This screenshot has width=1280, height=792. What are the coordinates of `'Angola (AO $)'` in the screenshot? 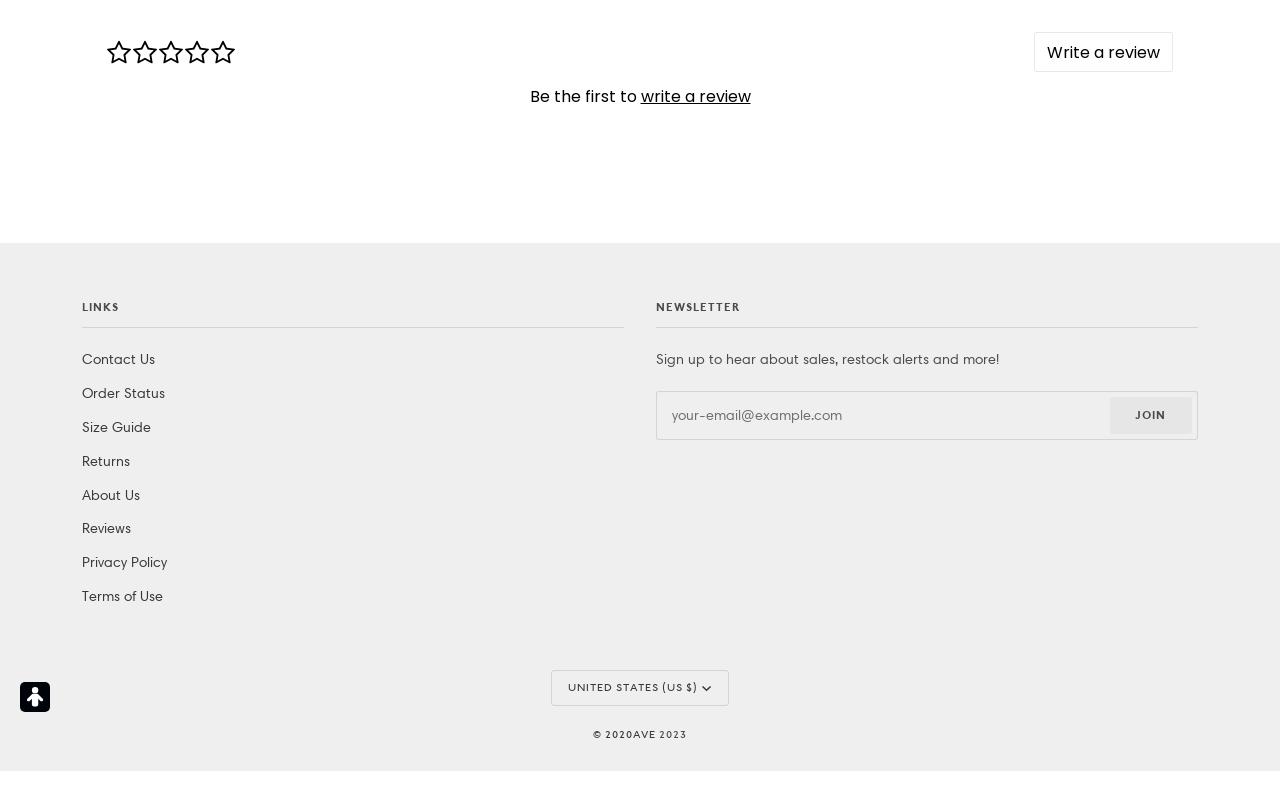 It's located at (611, 172).